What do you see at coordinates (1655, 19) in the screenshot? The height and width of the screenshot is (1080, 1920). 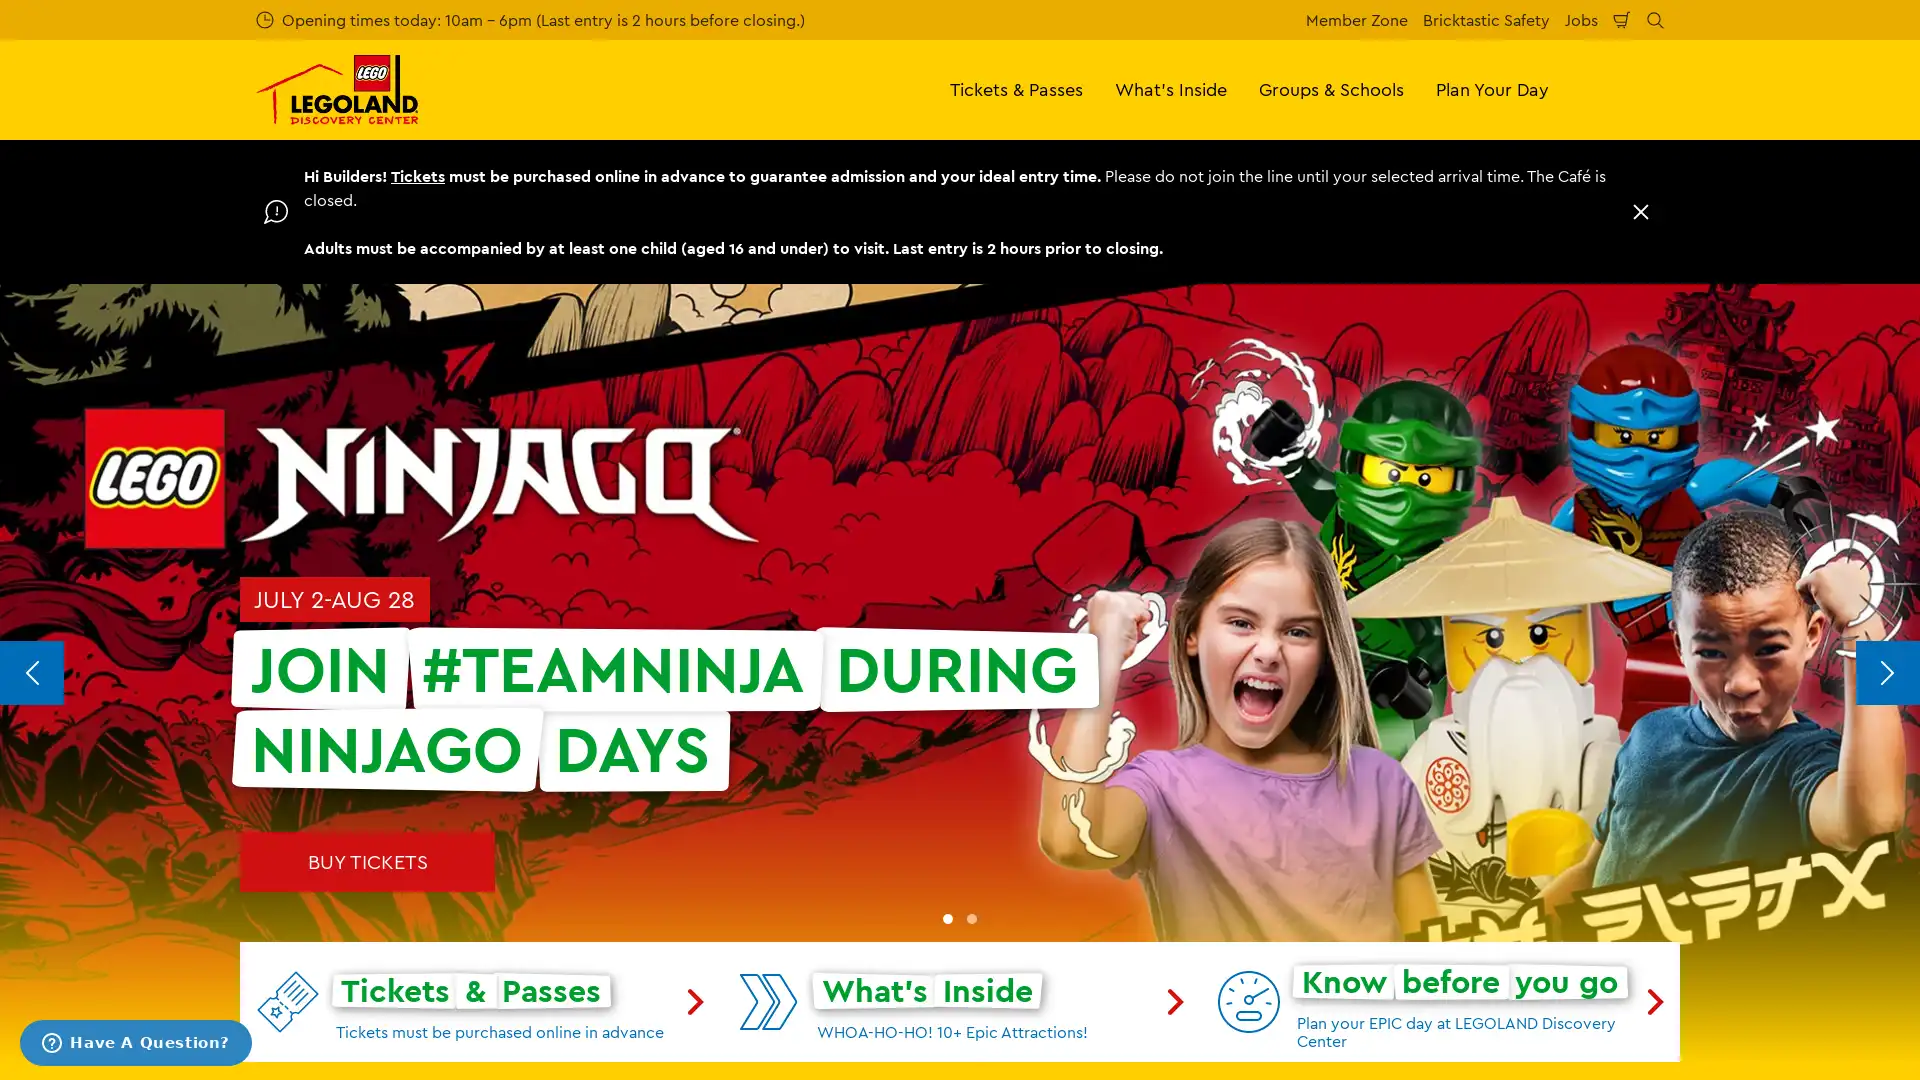 I see `Search` at bounding box center [1655, 19].